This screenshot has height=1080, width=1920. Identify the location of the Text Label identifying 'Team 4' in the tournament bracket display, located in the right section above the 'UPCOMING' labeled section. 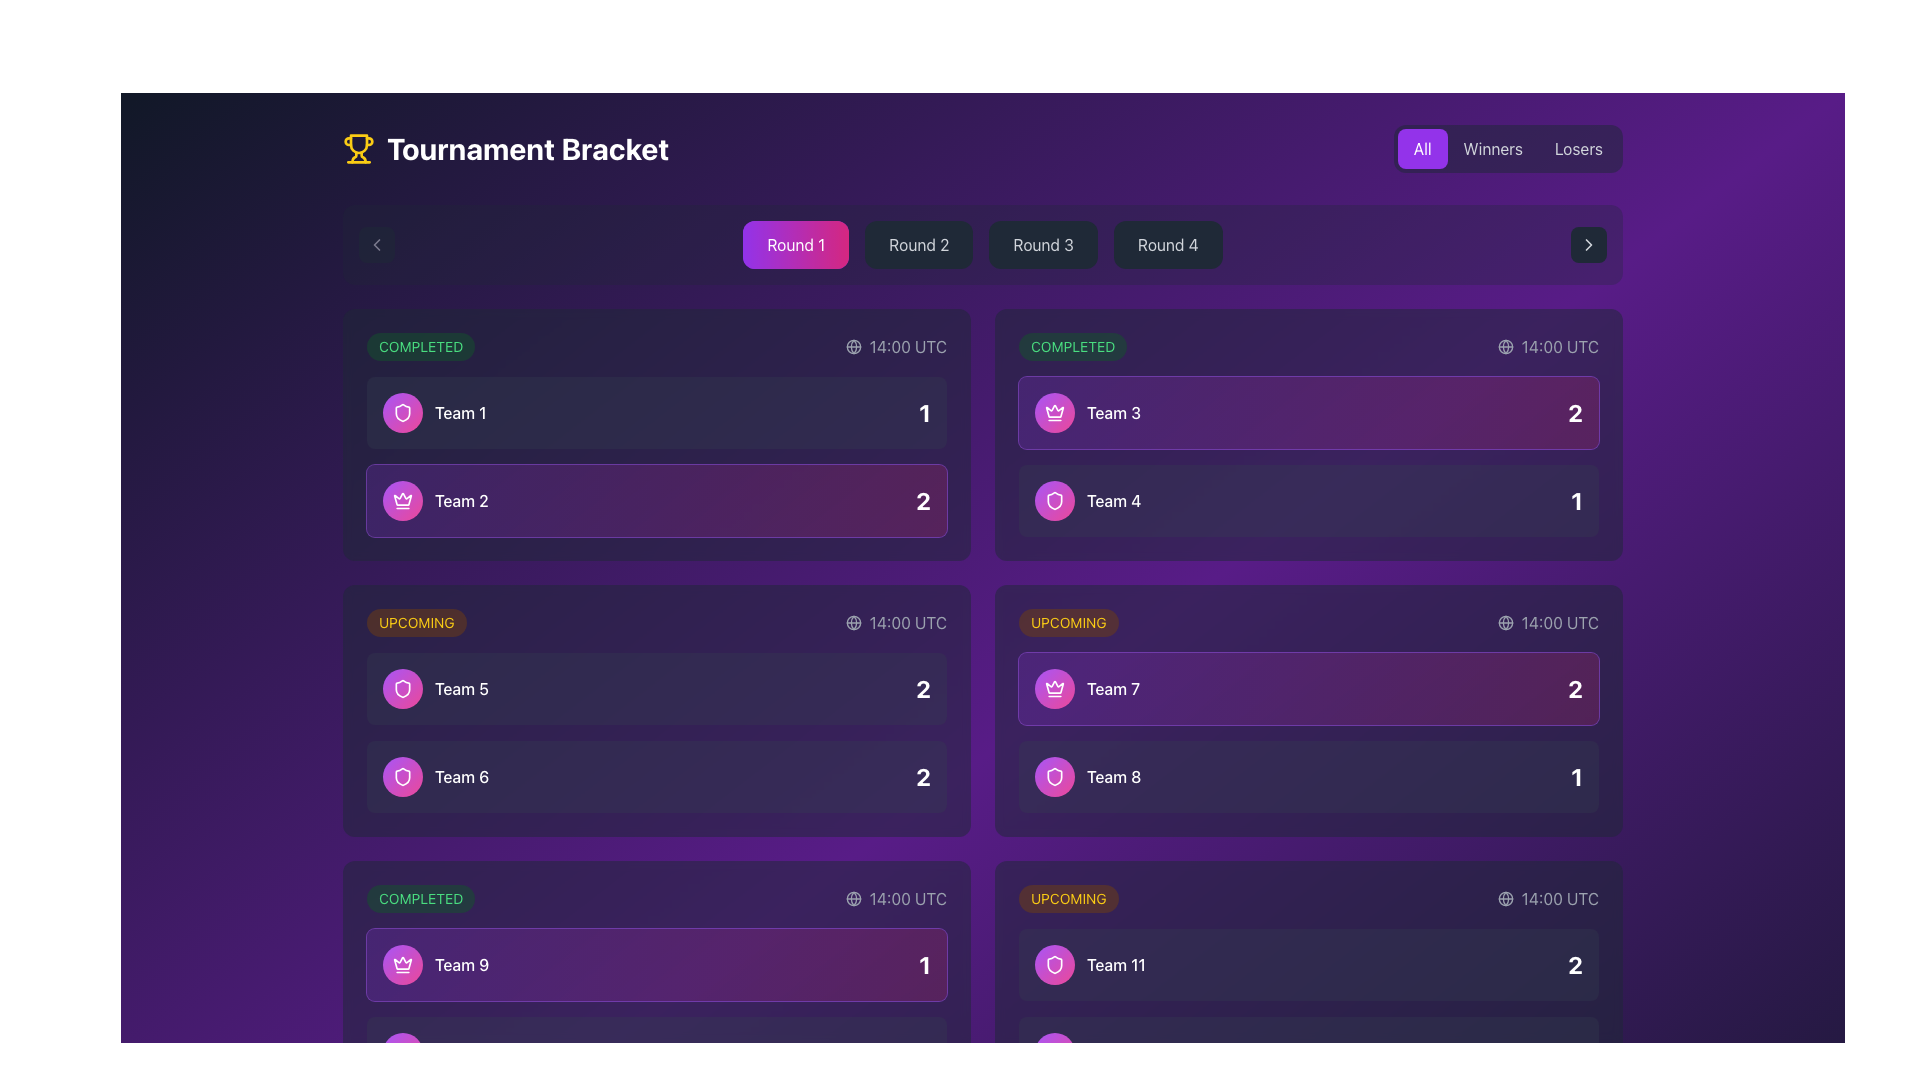
(1113, 500).